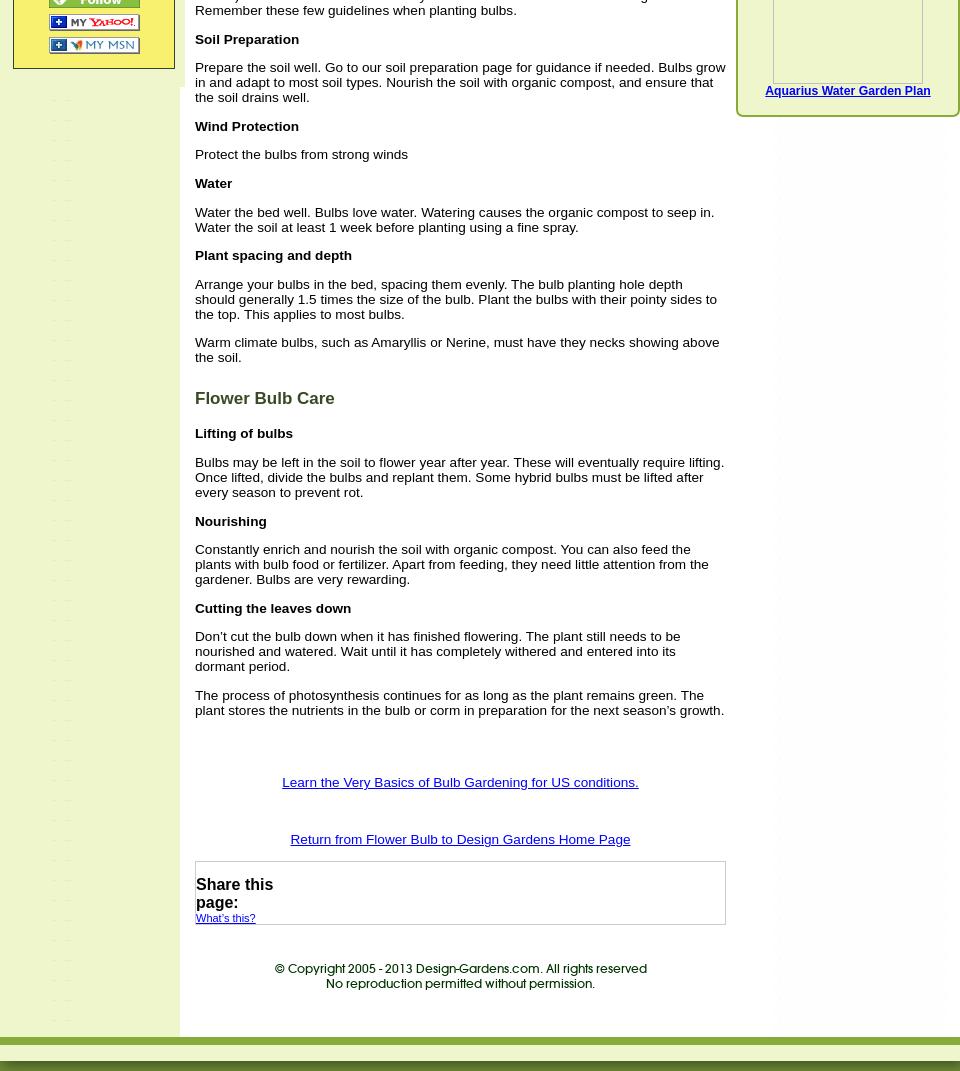 The width and height of the screenshot is (960, 1071). I want to click on 'Water the bed well. Bulbs love water. Watering causes the organic compost to seep in. Water the soil at least 1 week before planting using a fine spray.', so click(454, 218).